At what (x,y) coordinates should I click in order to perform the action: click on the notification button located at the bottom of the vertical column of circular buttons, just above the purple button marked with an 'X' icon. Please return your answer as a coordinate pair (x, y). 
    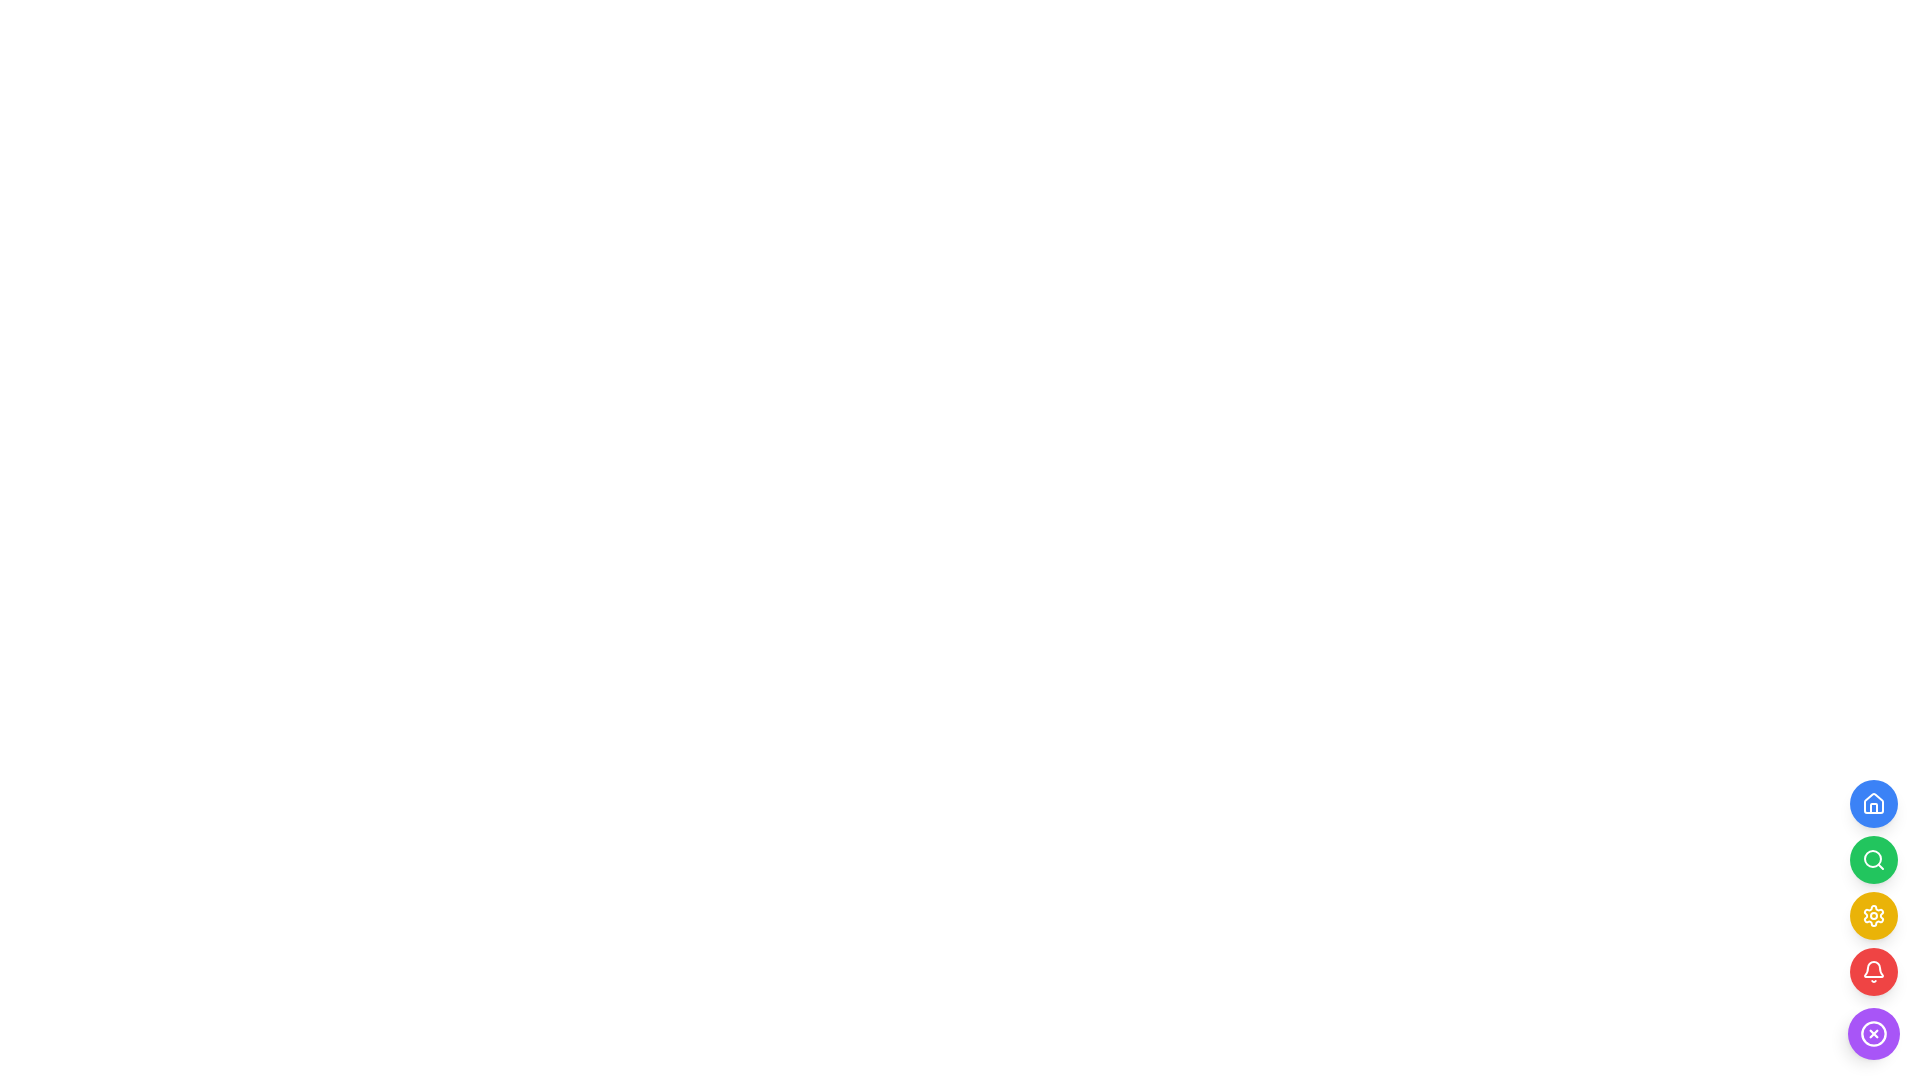
    Looking at the image, I should click on (1872, 971).